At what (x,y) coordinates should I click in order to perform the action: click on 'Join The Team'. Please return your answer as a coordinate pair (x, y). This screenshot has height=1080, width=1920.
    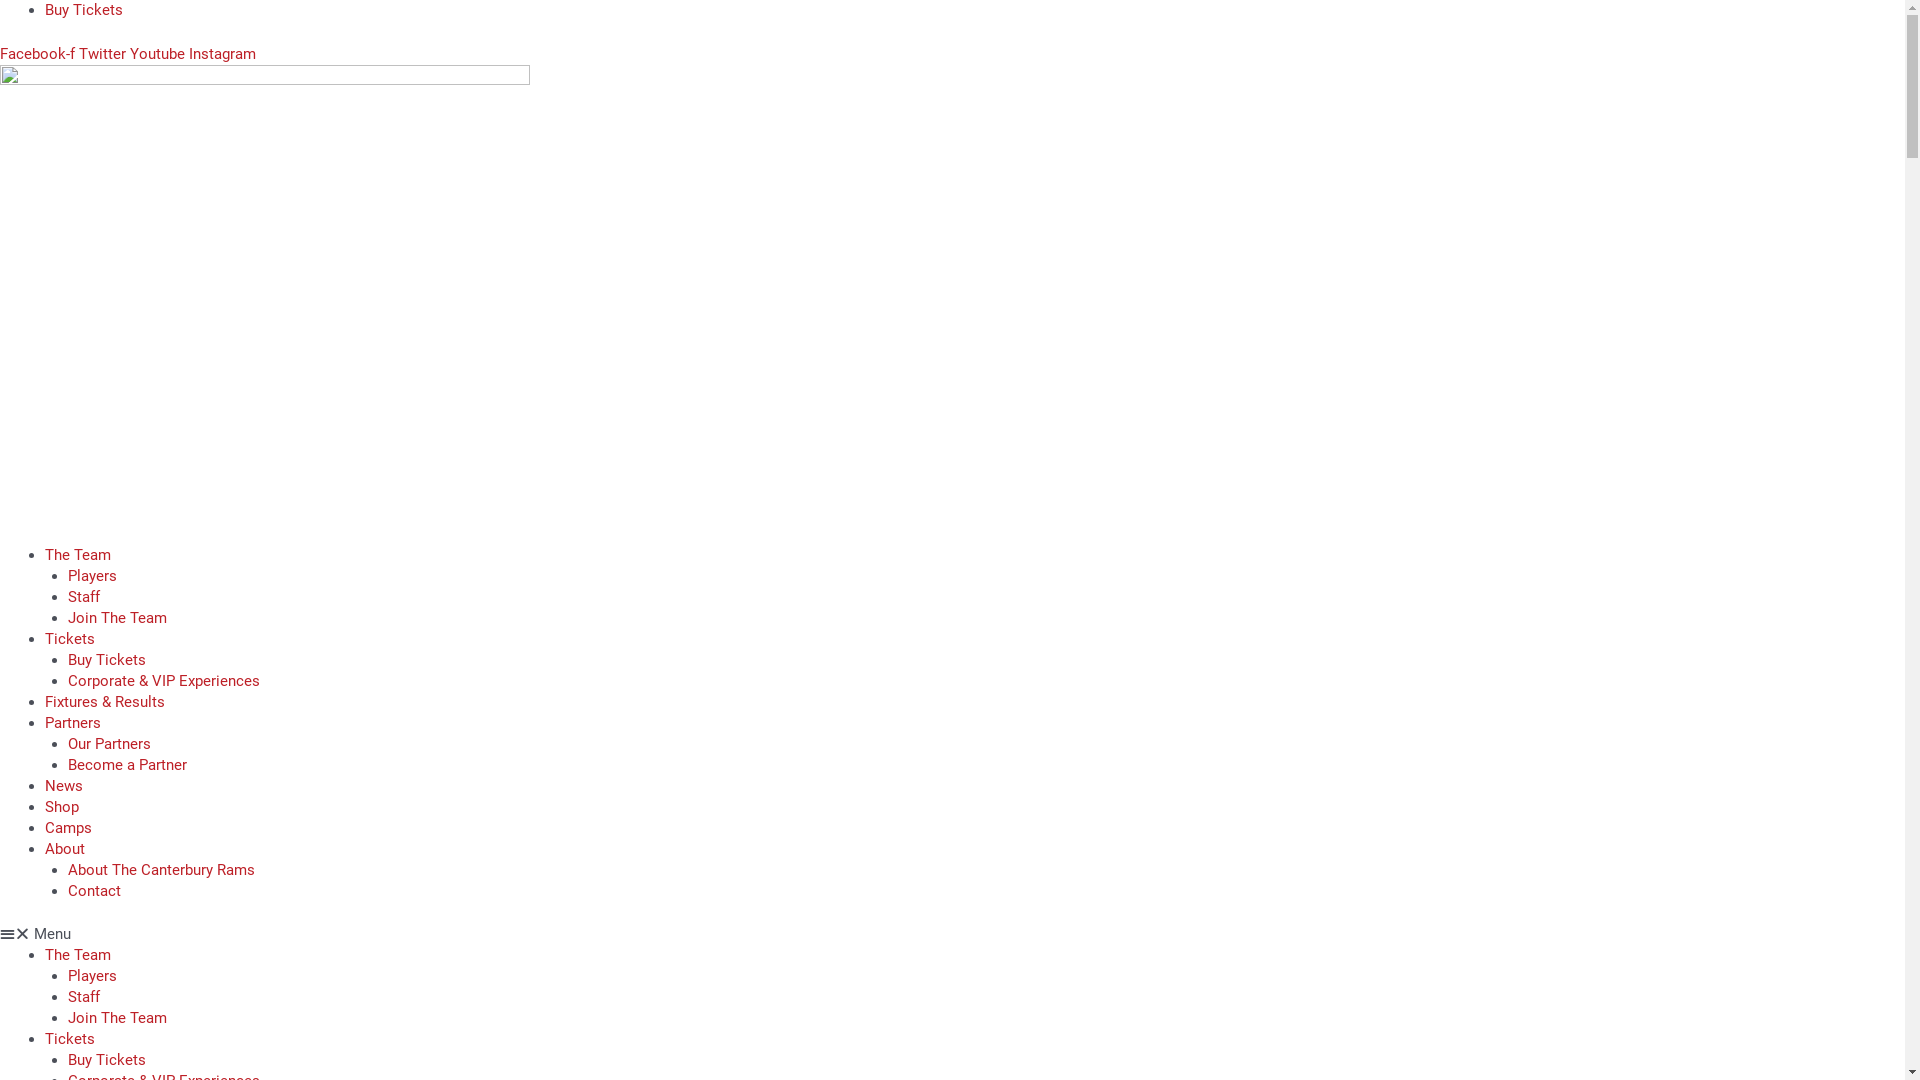
    Looking at the image, I should click on (116, 616).